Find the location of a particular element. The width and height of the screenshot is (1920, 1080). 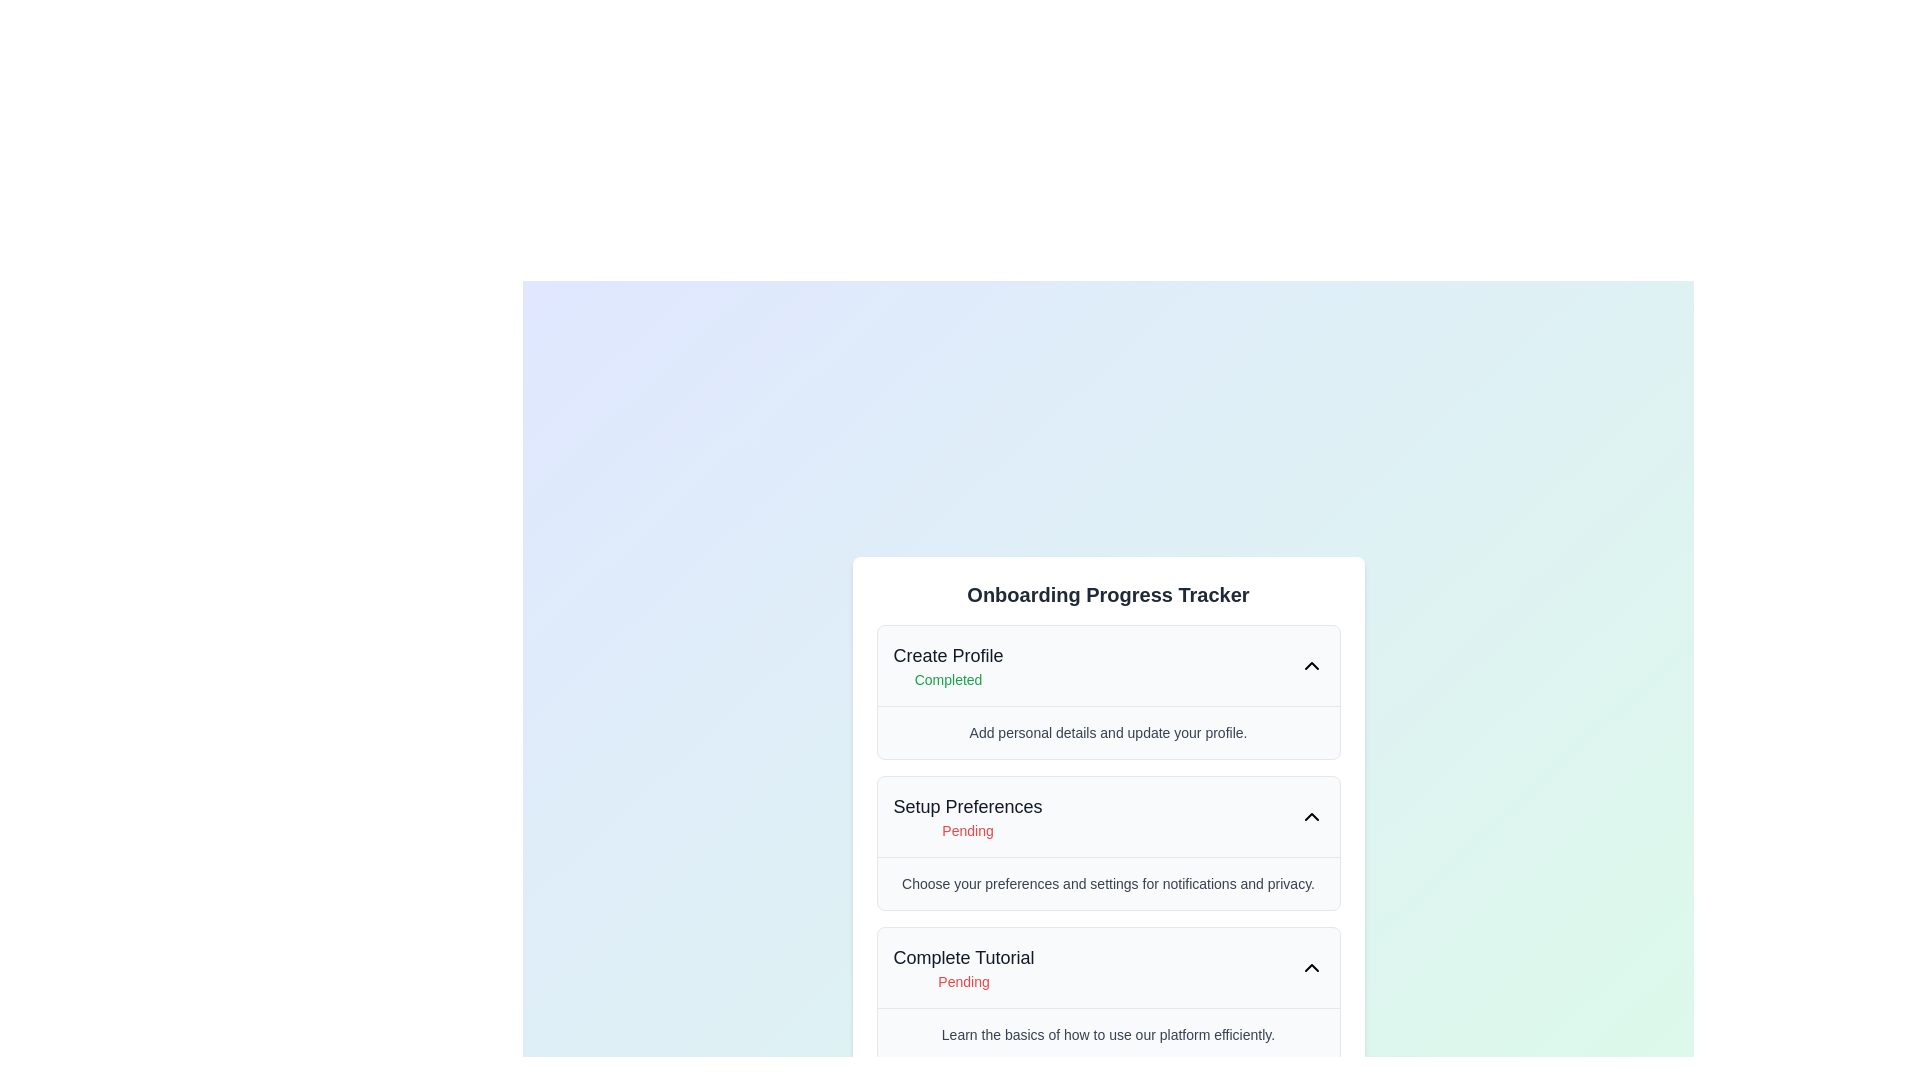

the Informational indicator displaying 'Complete Tutorial' and 'Pending' status, located in the bottom section of the 'Onboarding Progress Tracker' interface is located at coordinates (964, 966).